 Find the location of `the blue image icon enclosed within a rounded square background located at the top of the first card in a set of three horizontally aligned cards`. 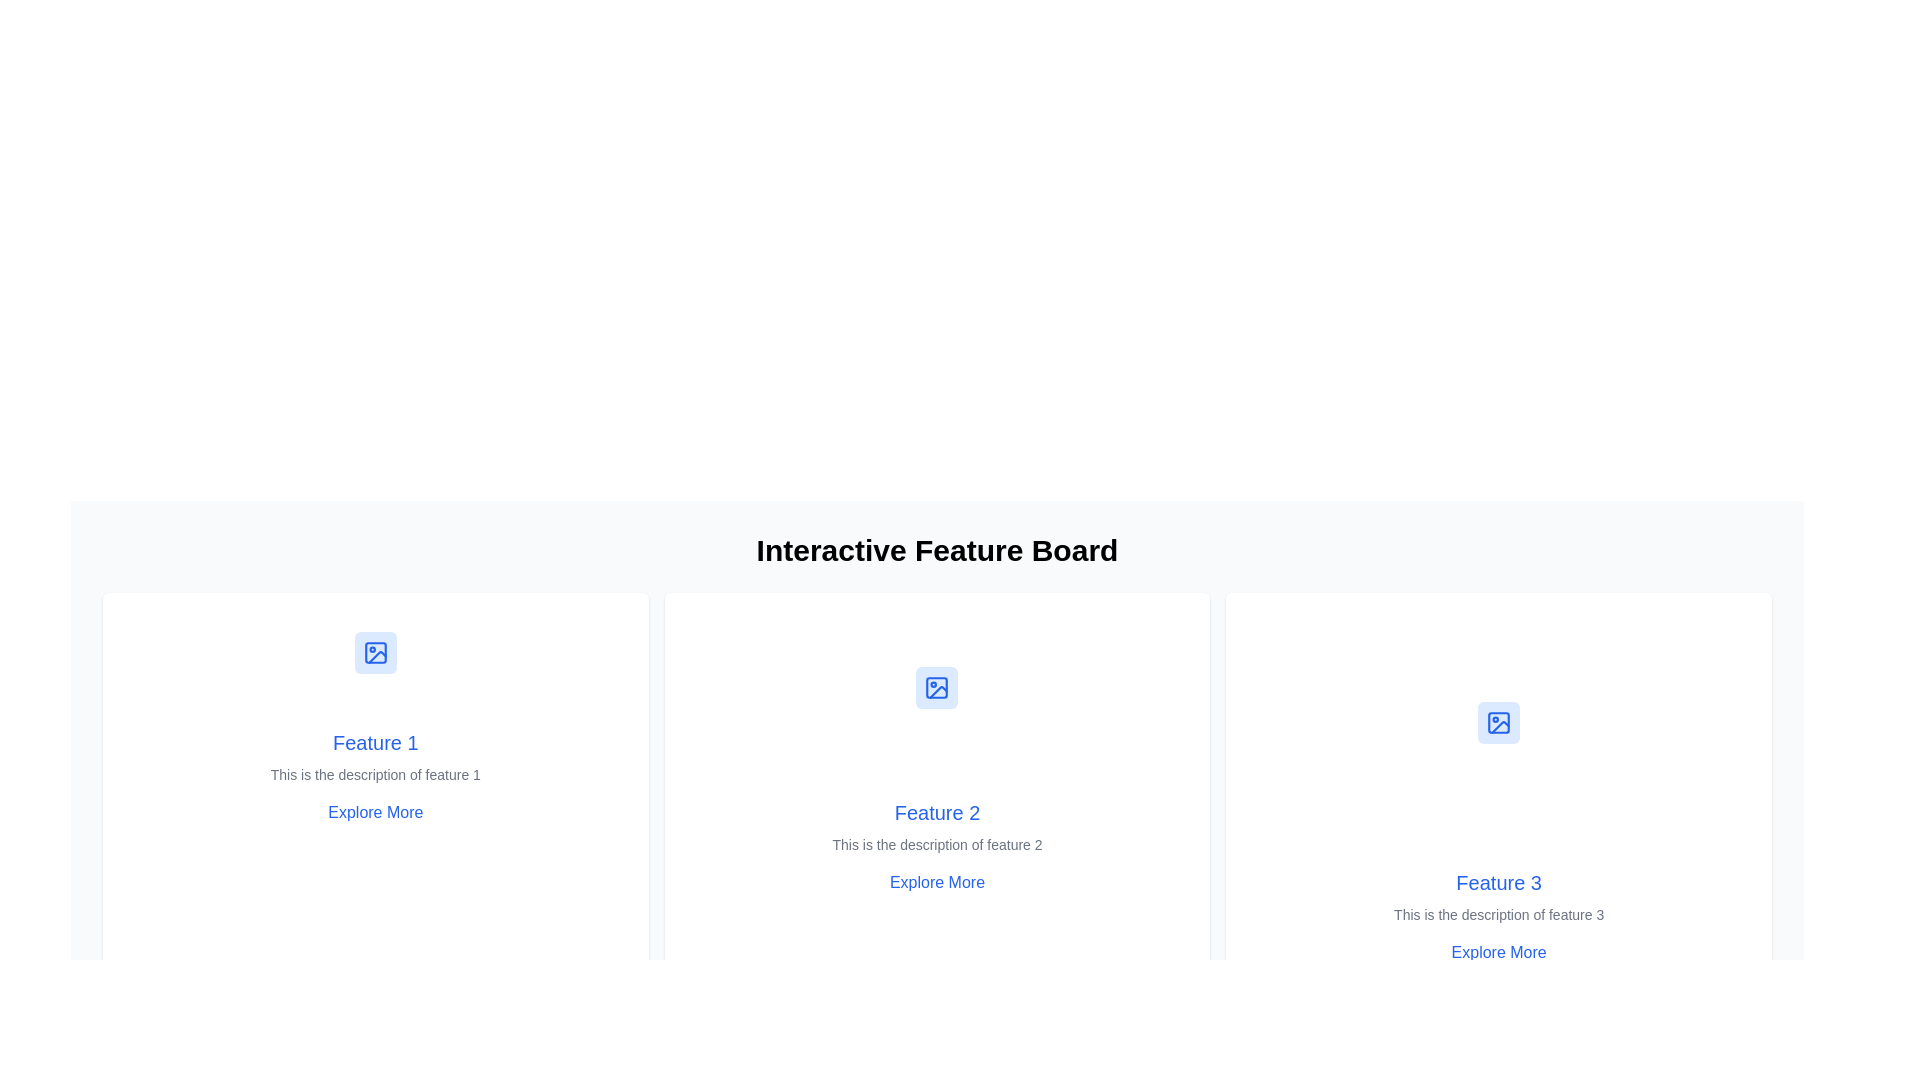

the blue image icon enclosed within a rounded square background located at the top of the first card in a set of three horizontally aligned cards is located at coordinates (375, 652).